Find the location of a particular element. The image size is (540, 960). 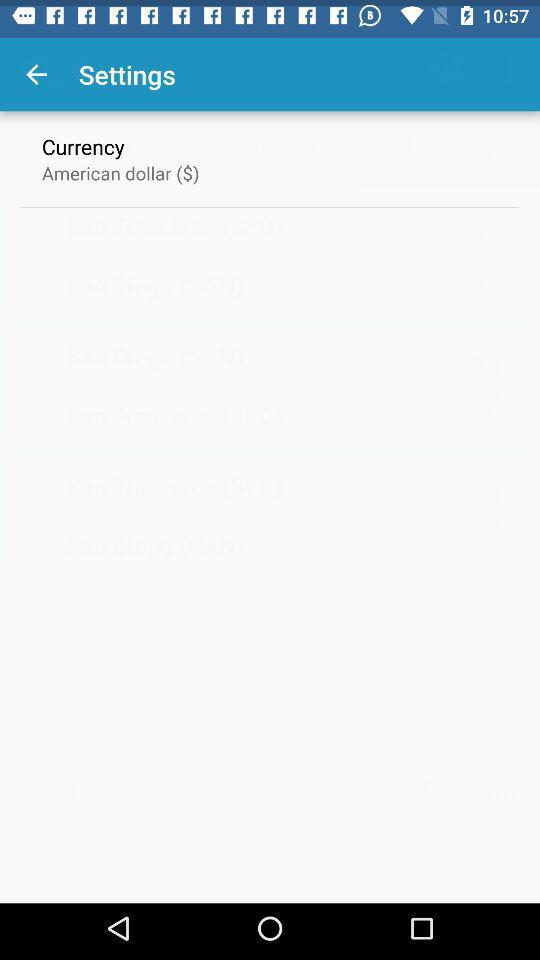

the icon above the american dollar ($) icon is located at coordinates (82, 139).